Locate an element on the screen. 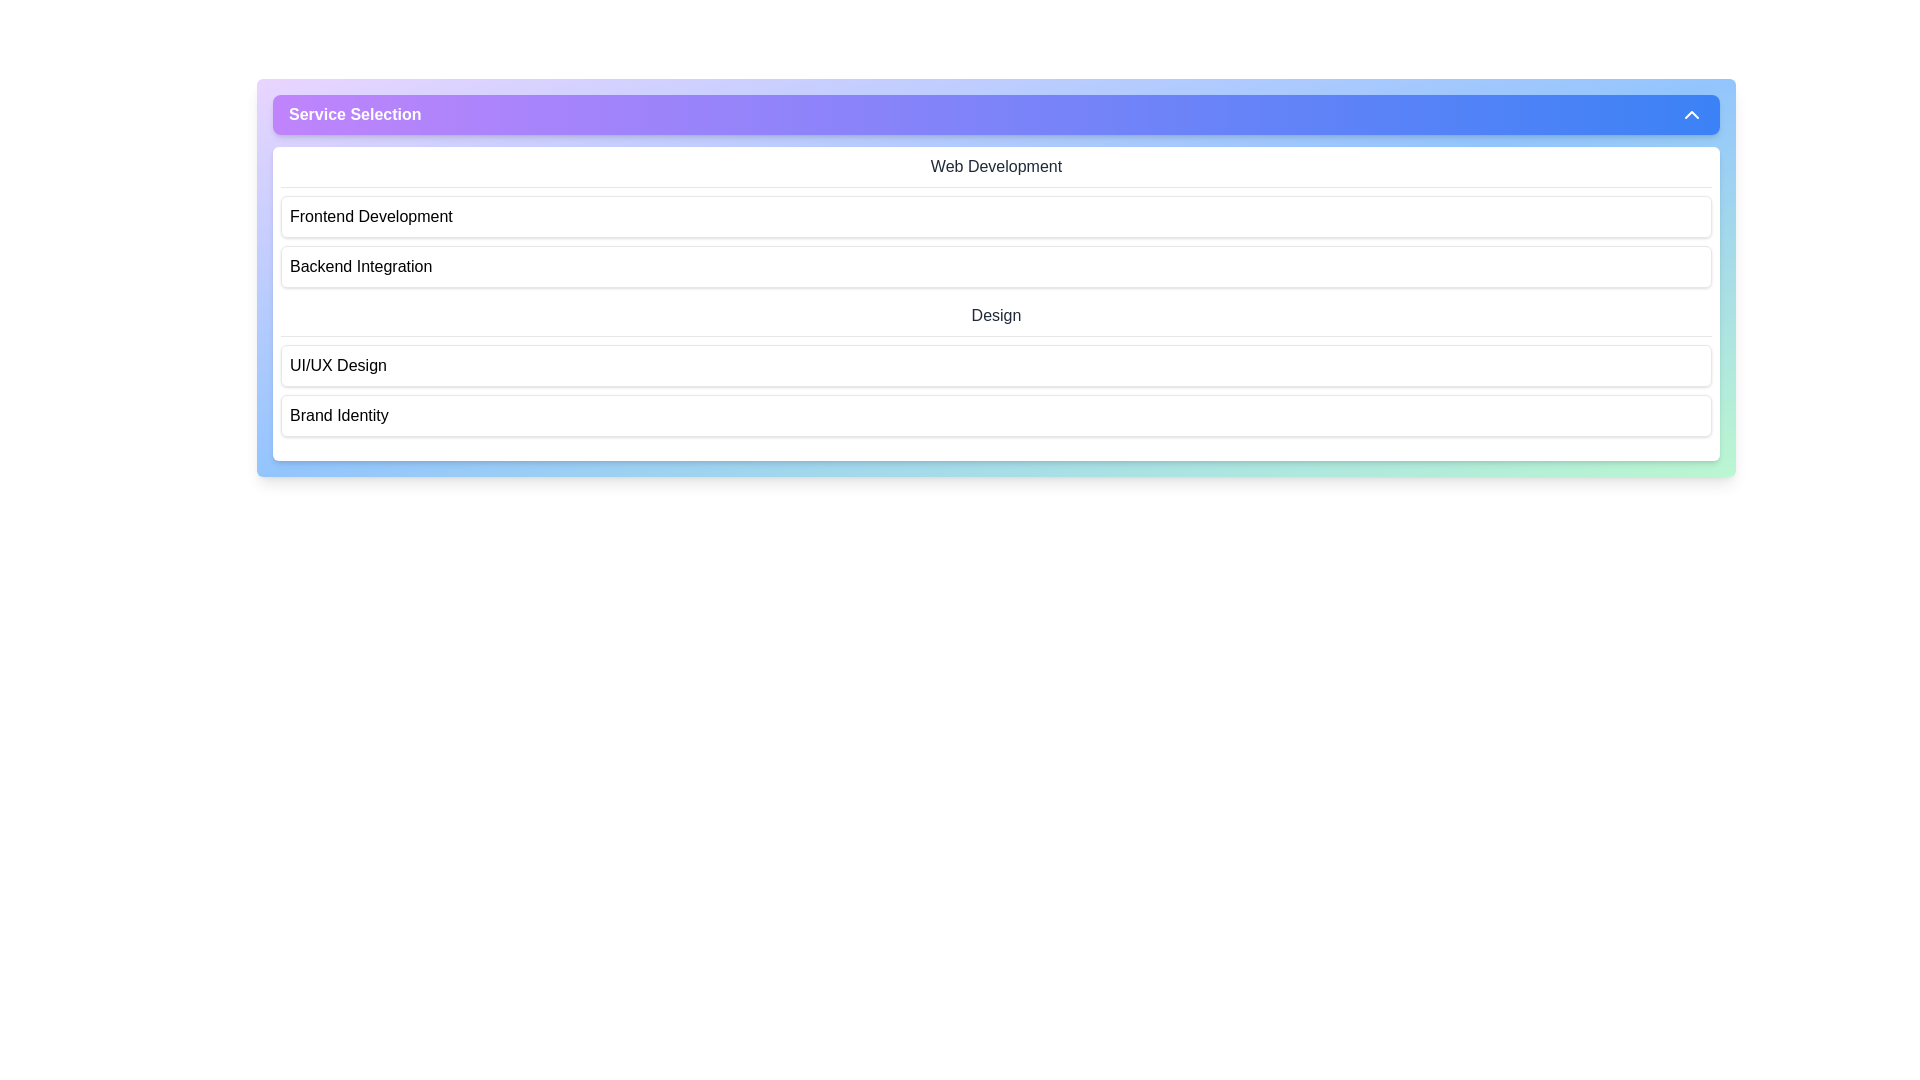  the text label representing a category or option, located as the second item under the 'Service Selection' header, positioned between 'Frontend Development' and 'UI/UX Design' is located at coordinates (361, 265).